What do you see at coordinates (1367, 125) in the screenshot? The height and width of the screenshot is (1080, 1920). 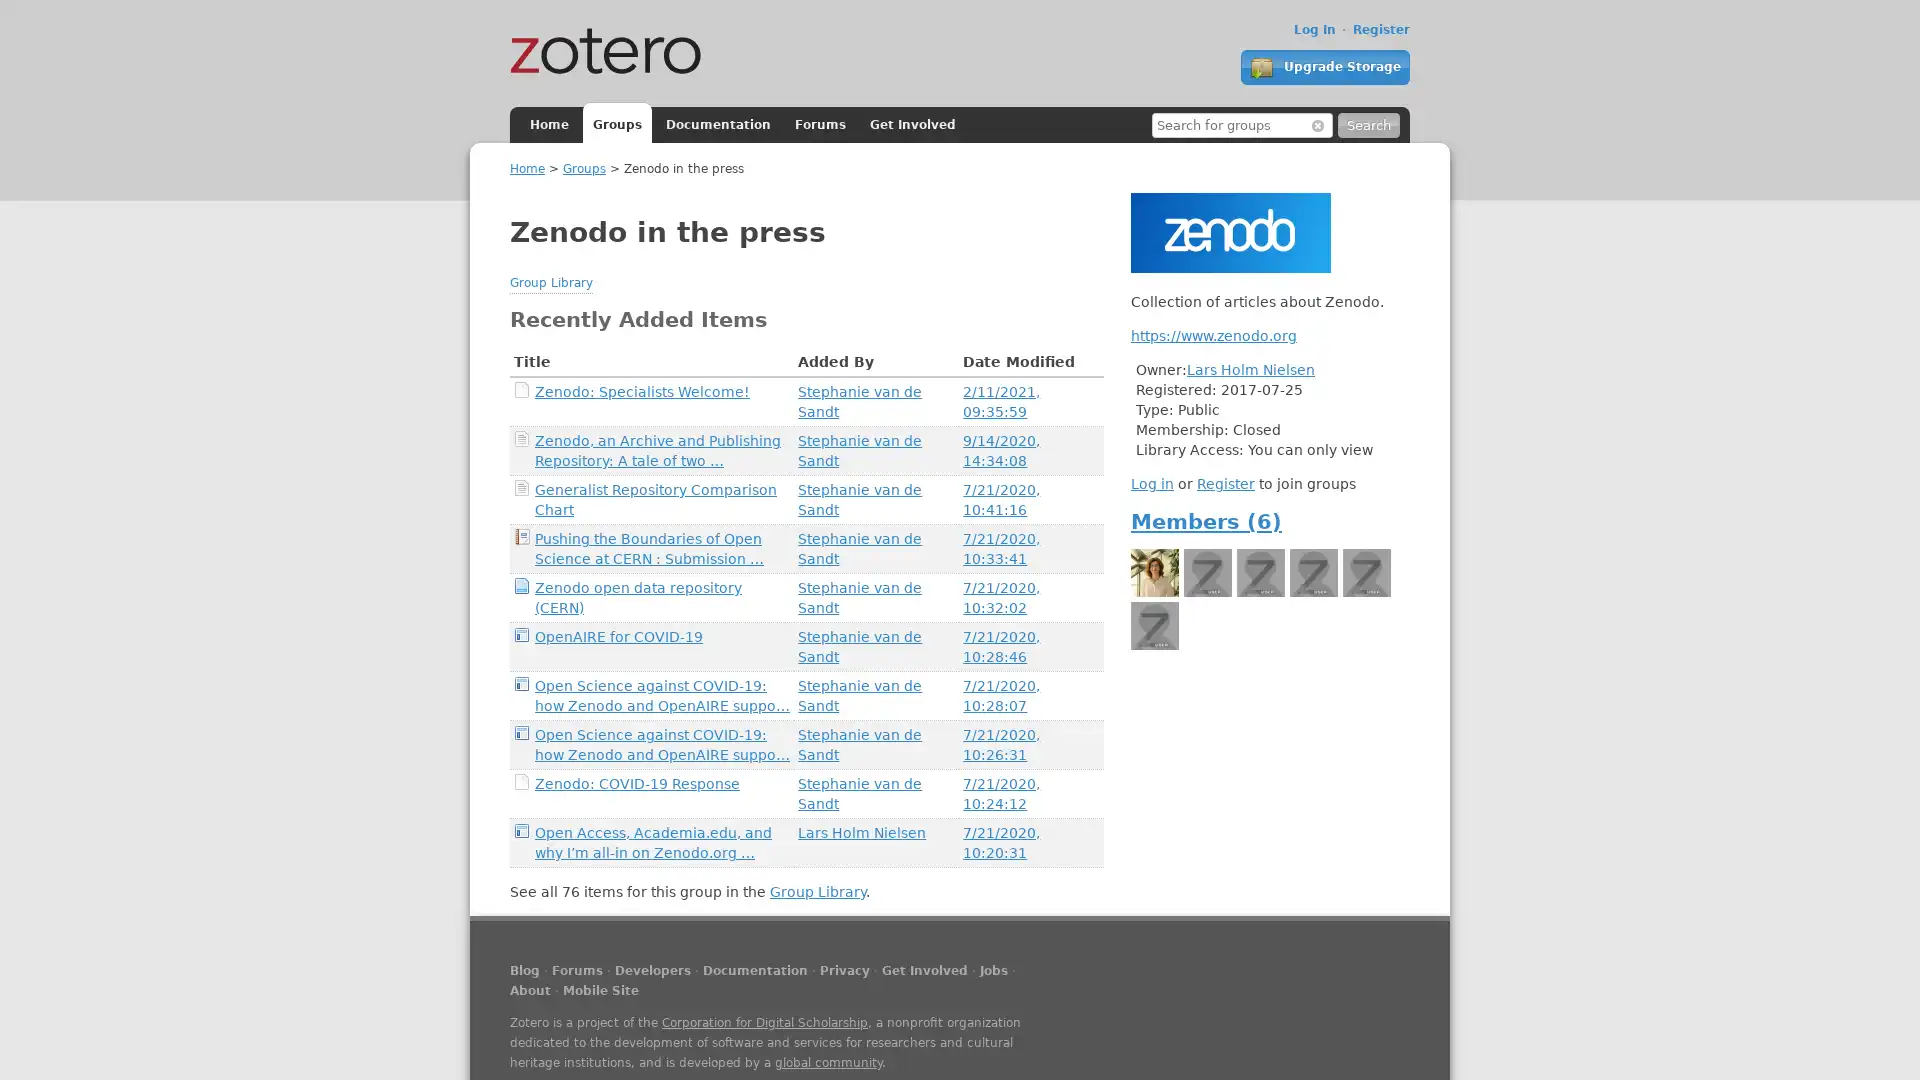 I see `Search` at bounding box center [1367, 125].